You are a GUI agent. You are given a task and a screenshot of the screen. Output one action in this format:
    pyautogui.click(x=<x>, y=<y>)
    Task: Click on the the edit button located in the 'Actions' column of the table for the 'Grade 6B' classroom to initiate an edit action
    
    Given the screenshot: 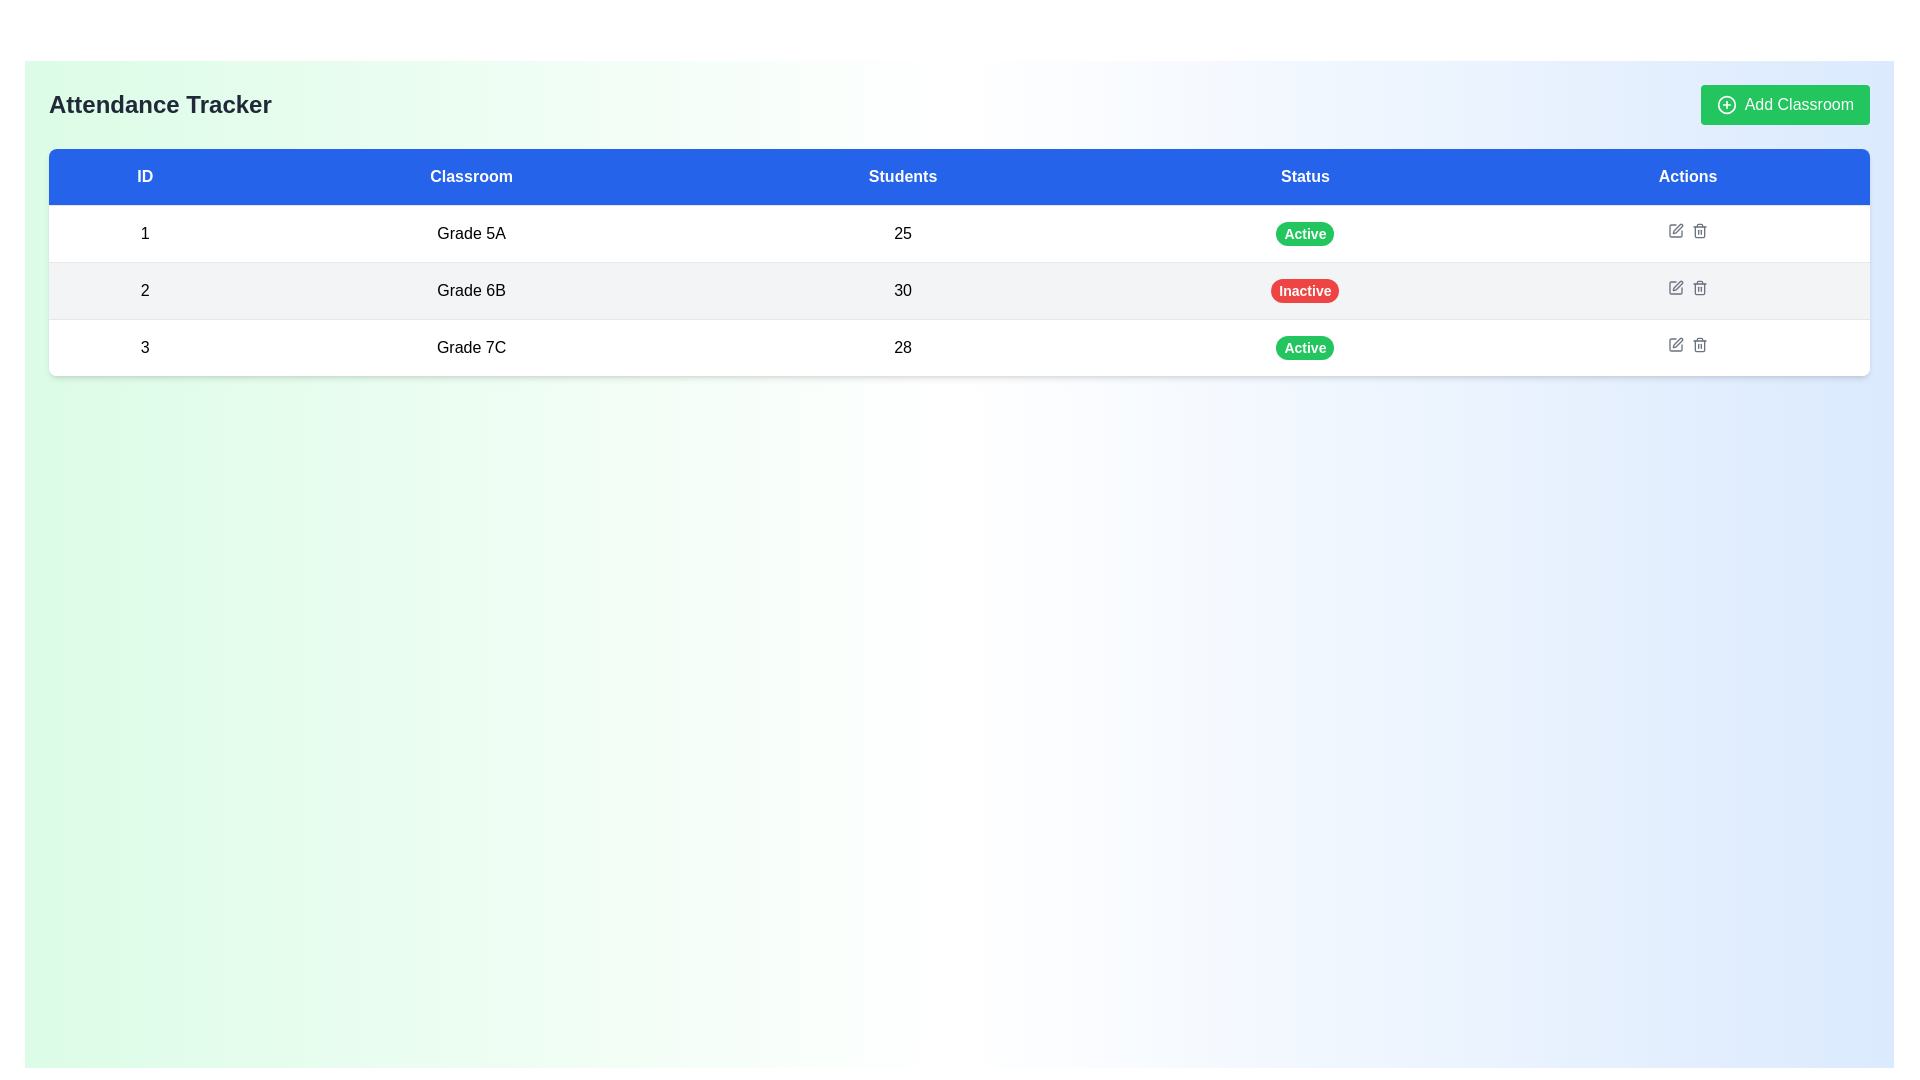 What is the action you would take?
    pyautogui.click(x=1675, y=288)
    